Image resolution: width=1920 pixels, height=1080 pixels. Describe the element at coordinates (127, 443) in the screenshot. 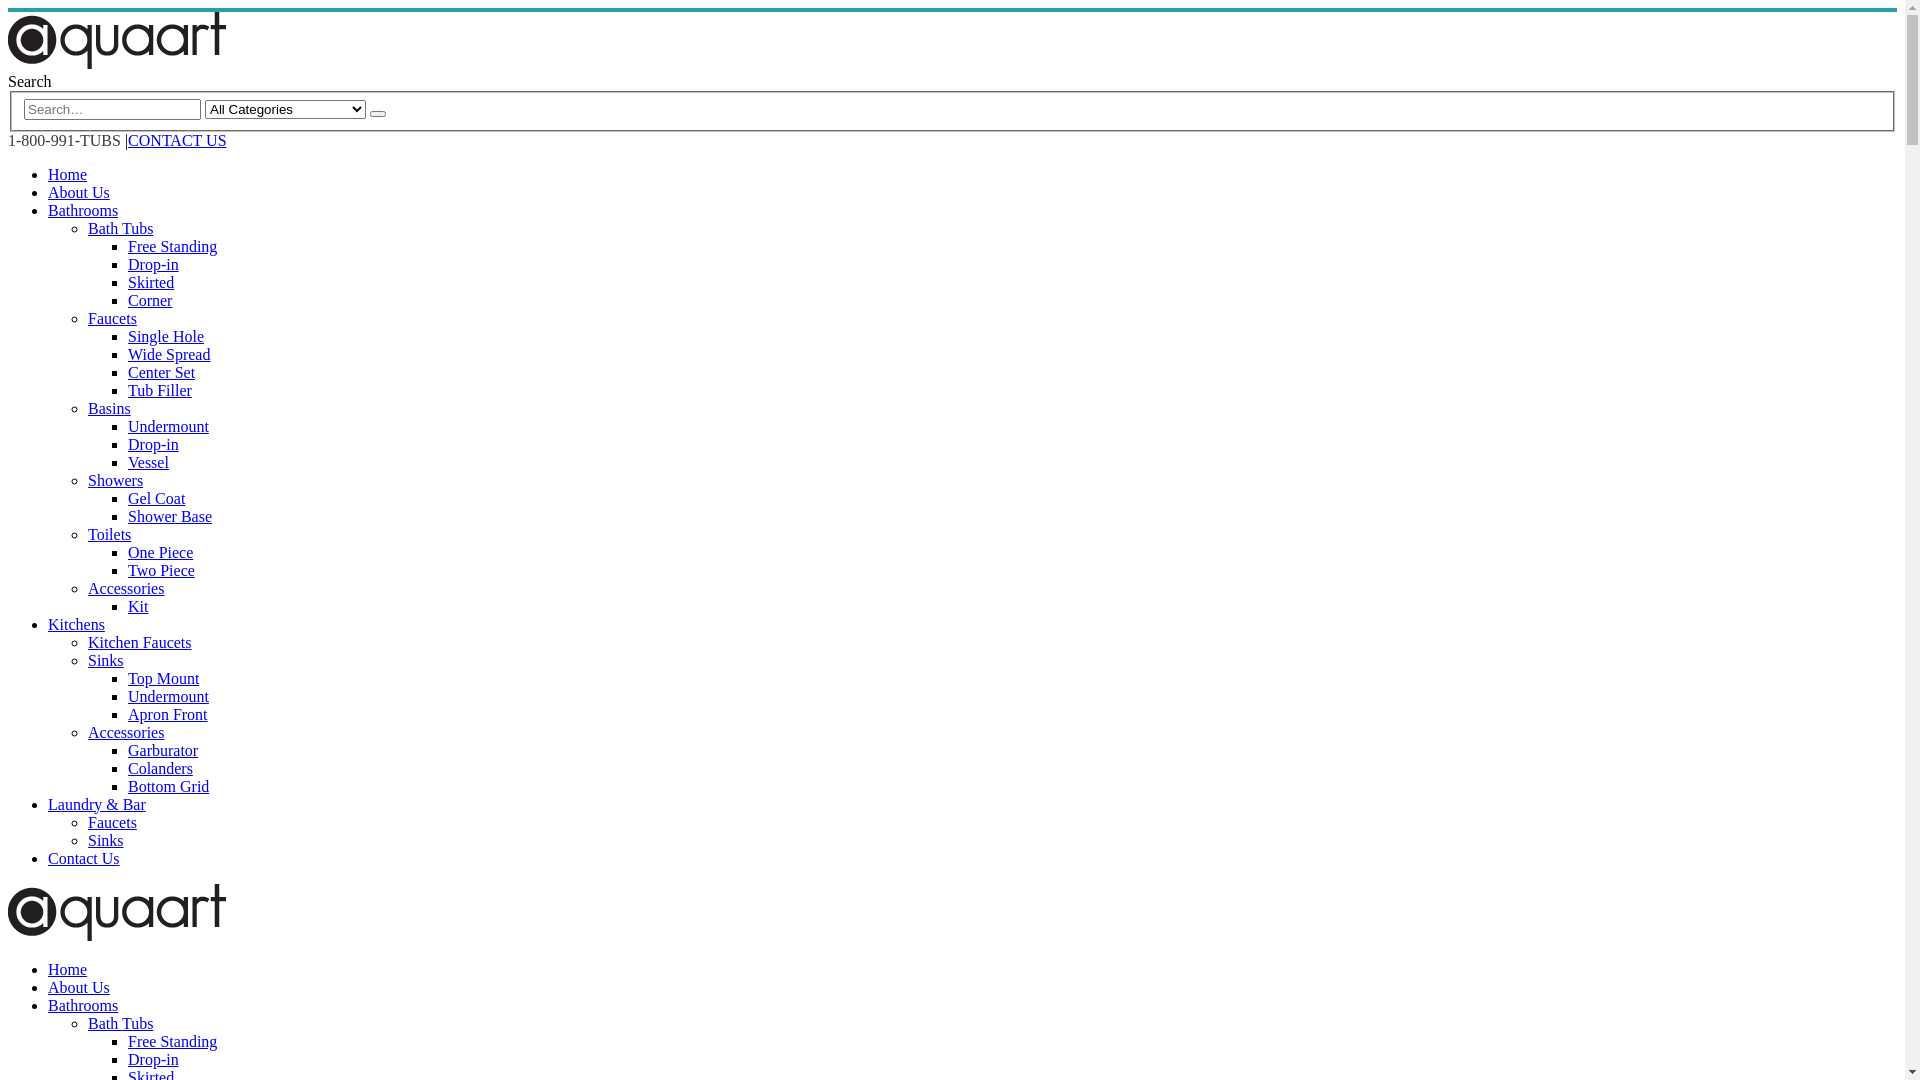

I see `'Drop-in'` at that location.